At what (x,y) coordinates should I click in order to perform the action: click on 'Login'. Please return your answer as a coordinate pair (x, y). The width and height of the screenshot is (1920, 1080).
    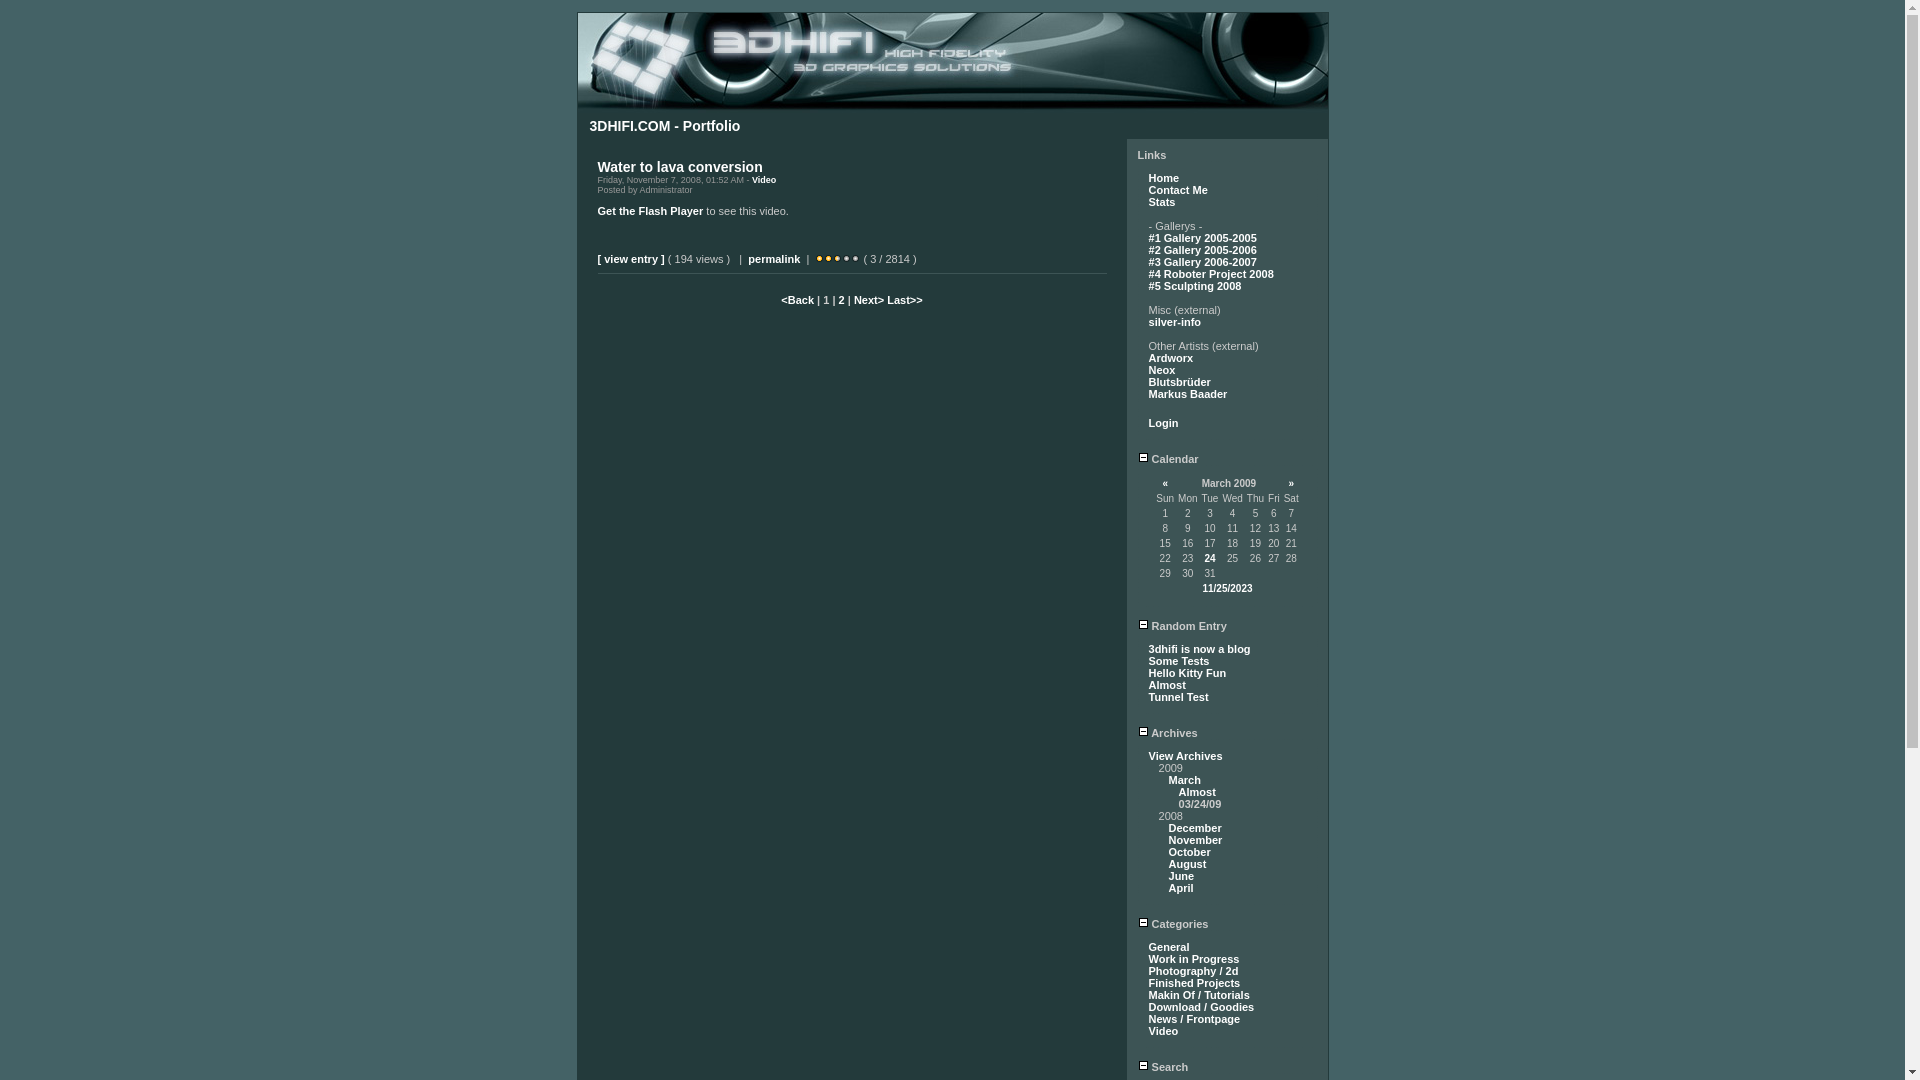
    Looking at the image, I should click on (1163, 422).